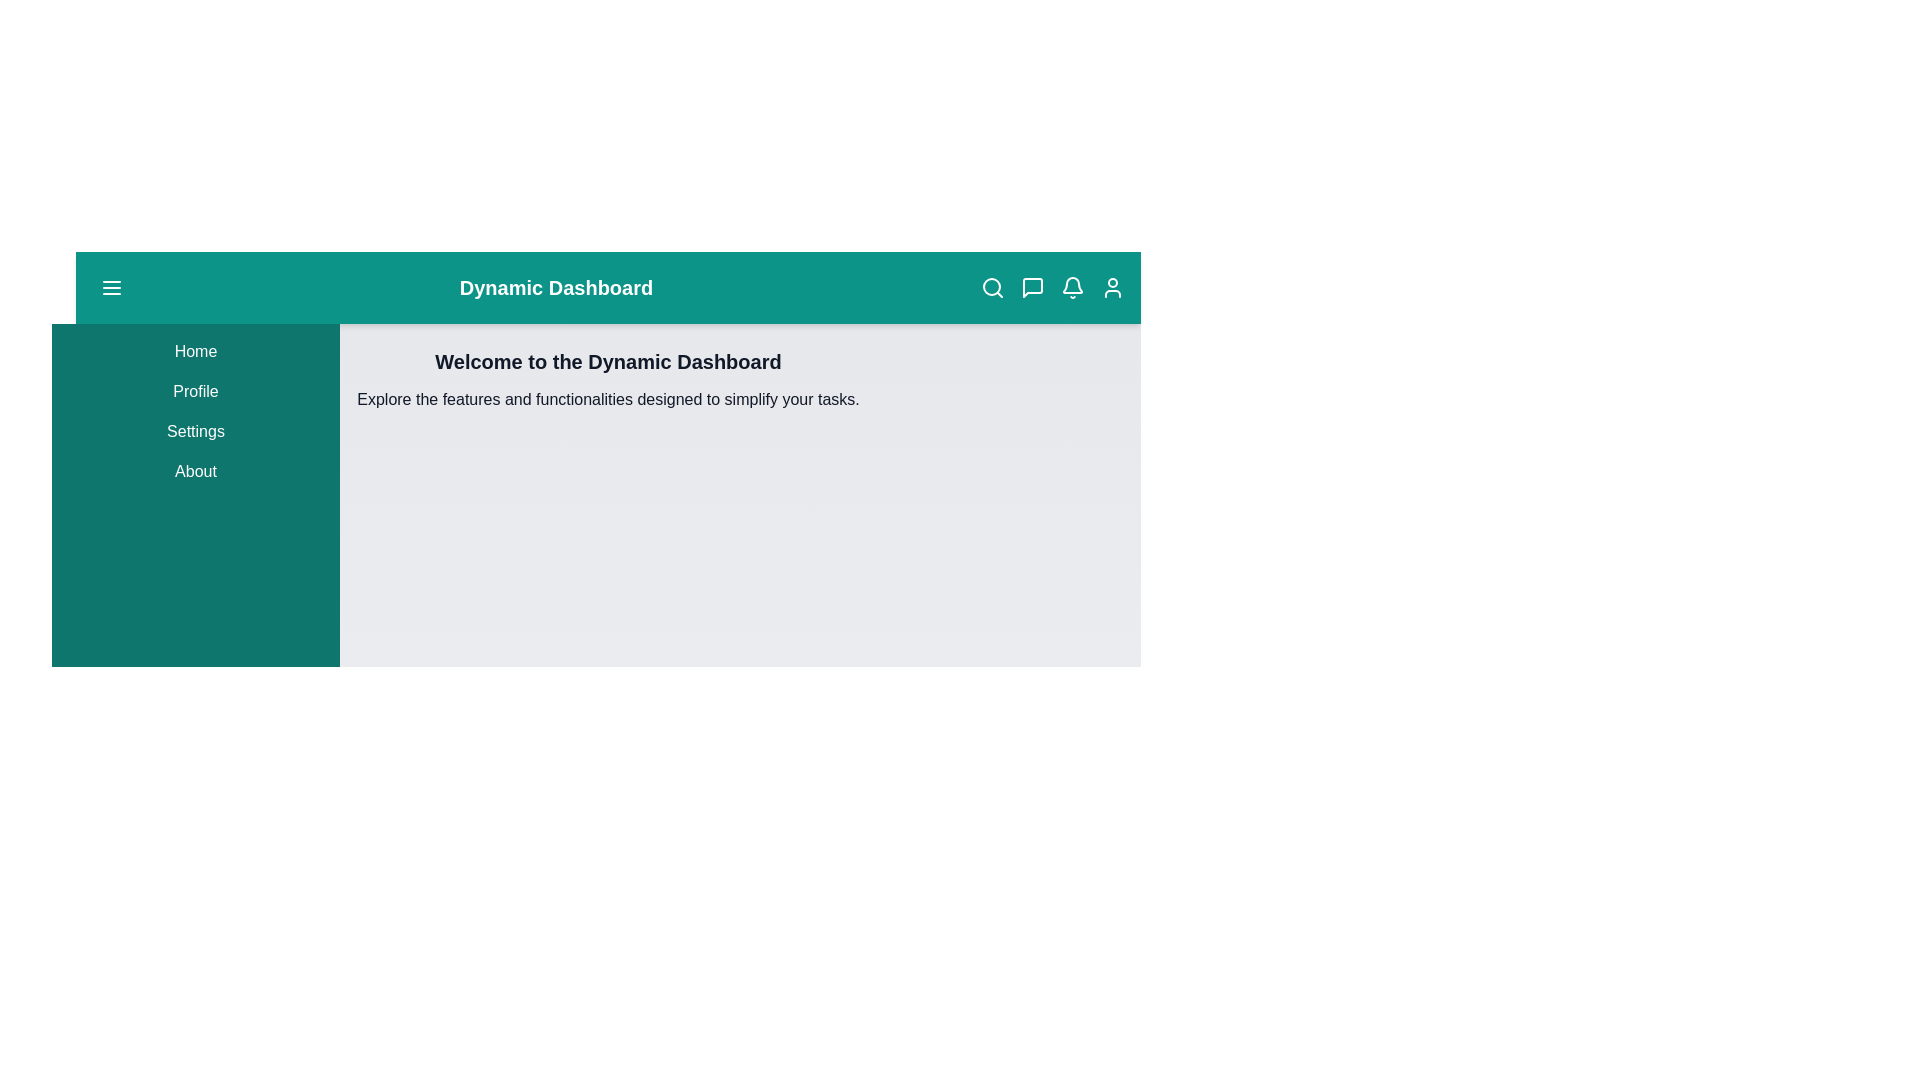 The width and height of the screenshot is (1920, 1080). I want to click on the user profile icon located at the top-right corner of the app bar, so click(1112, 288).